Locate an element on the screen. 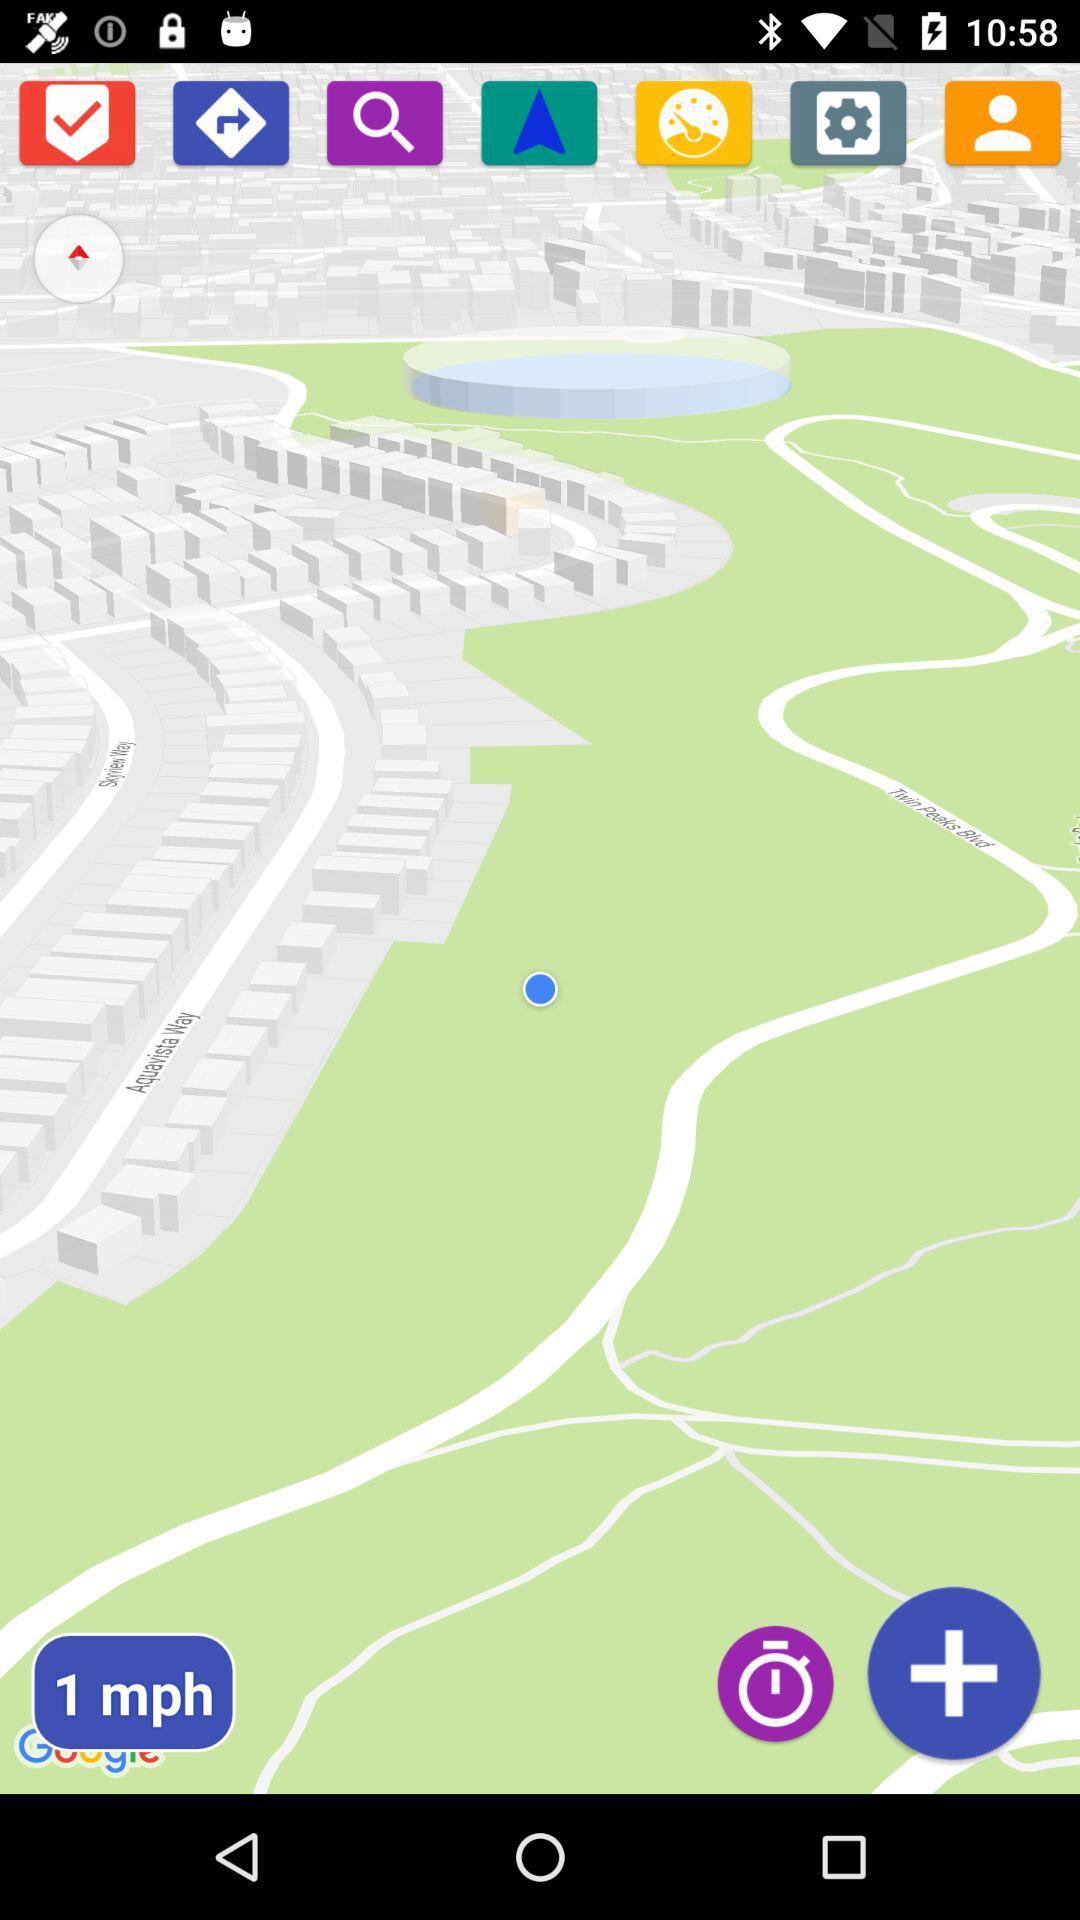 Image resolution: width=1080 pixels, height=1920 pixels. timer toggle is located at coordinates (785, 1682).